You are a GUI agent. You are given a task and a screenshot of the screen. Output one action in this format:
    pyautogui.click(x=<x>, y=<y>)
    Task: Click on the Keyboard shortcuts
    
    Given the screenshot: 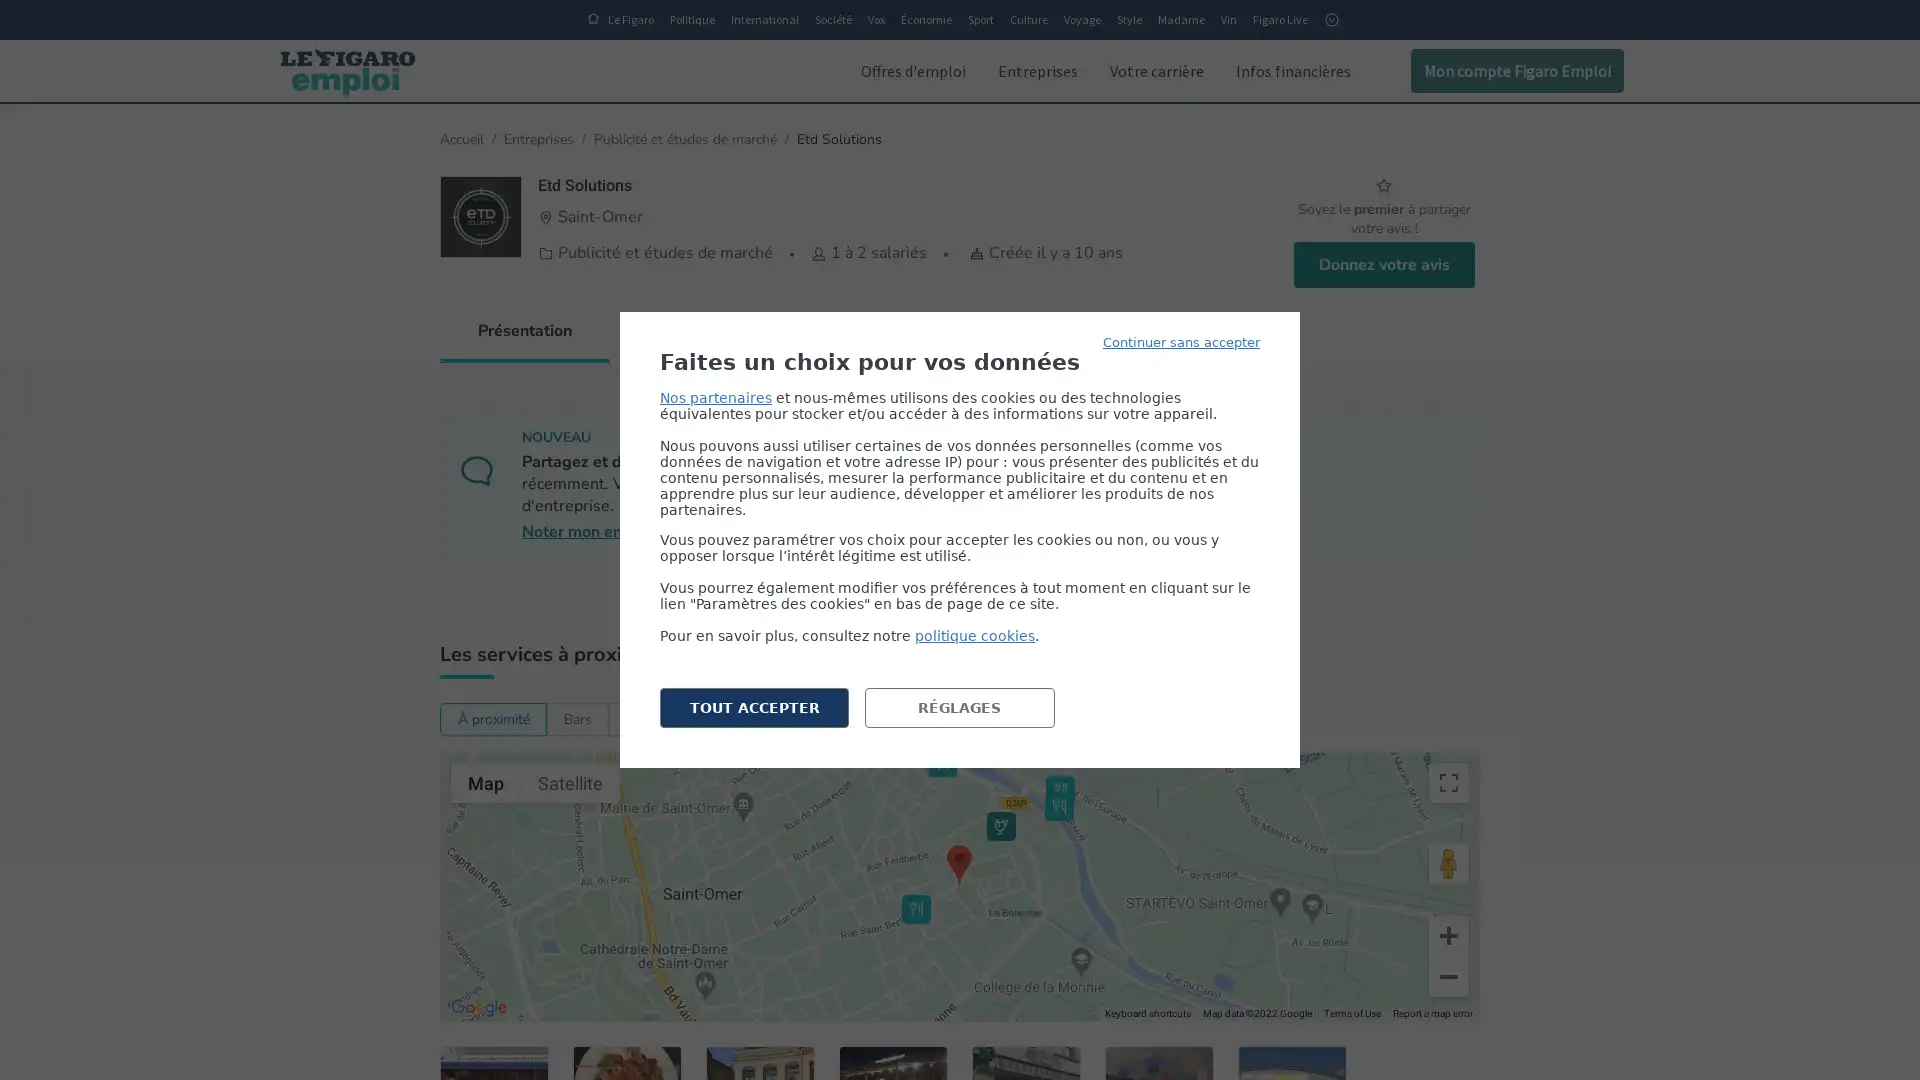 What is the action you would take?
    pyautogui.click(x=1147, y=1014)
    